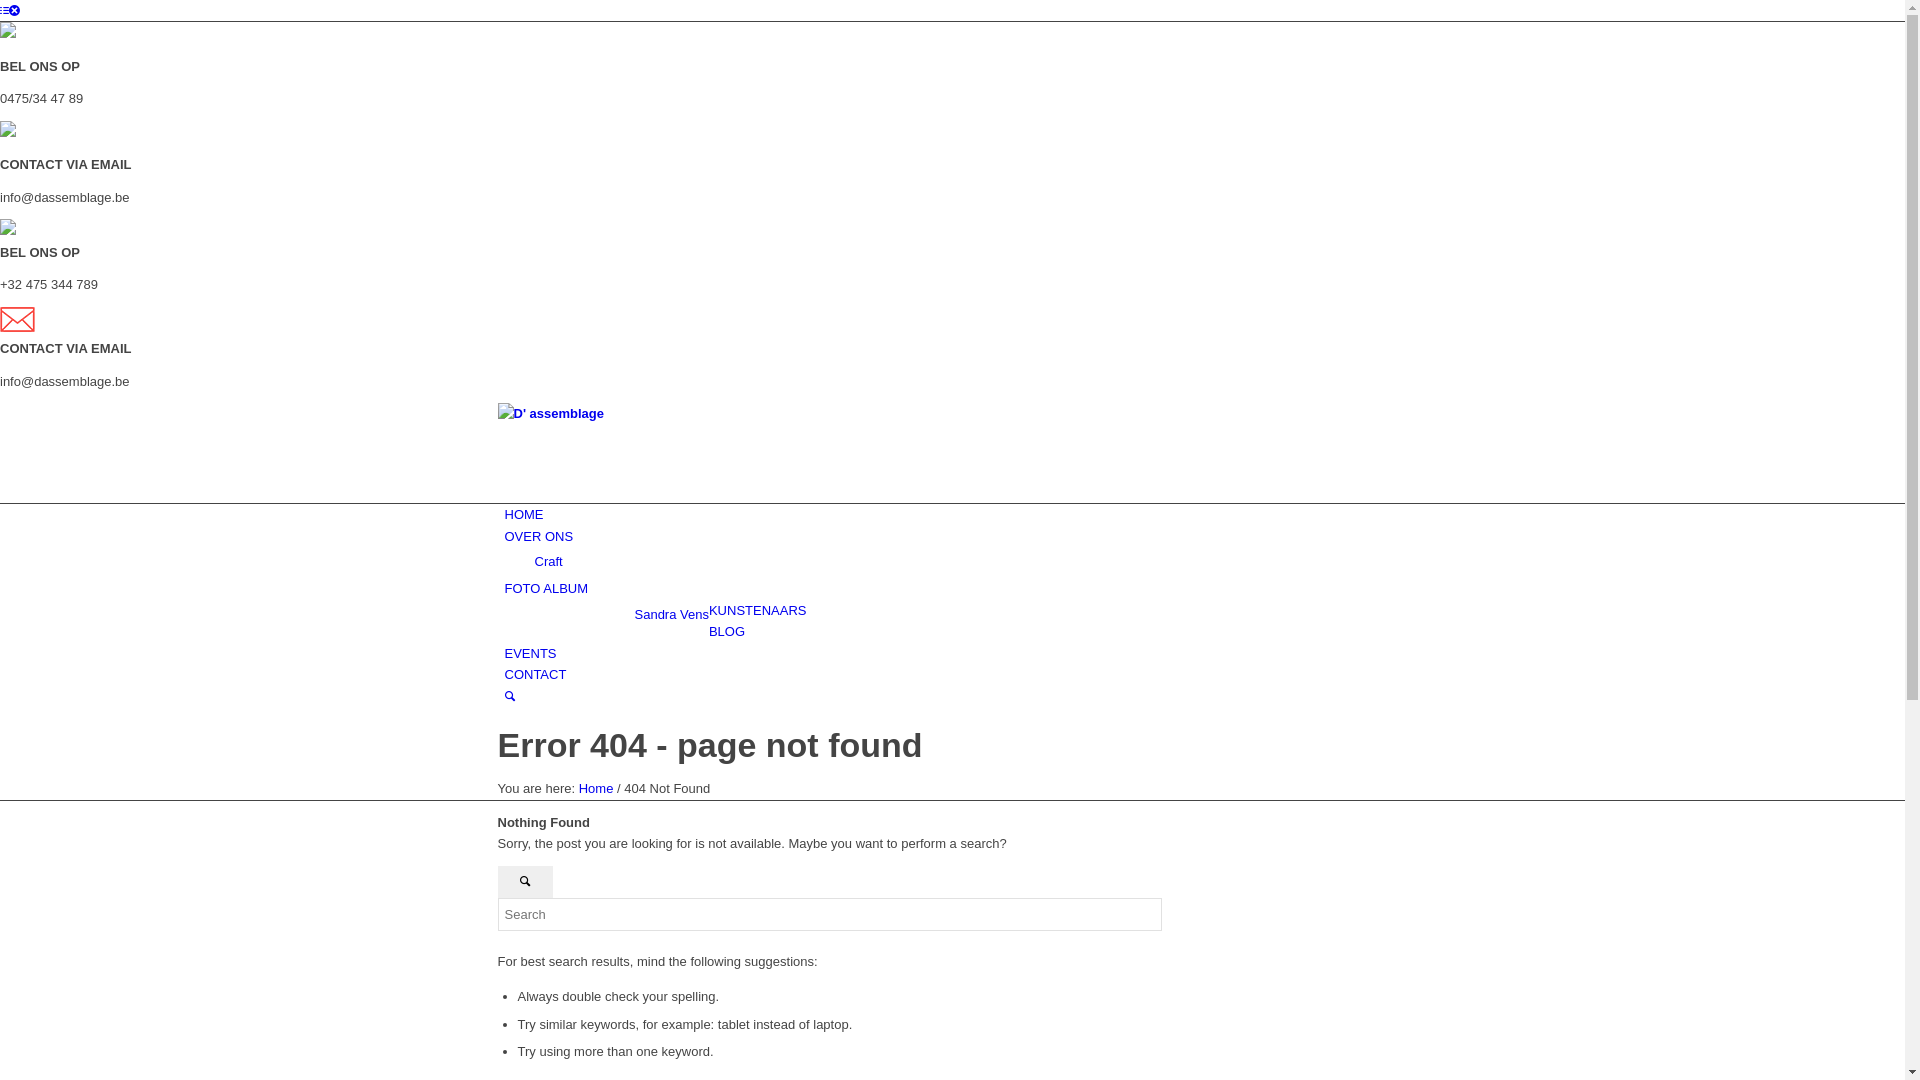 The image size is (1920, 1080). I want to click on 'BLOG', so click(725, 631).